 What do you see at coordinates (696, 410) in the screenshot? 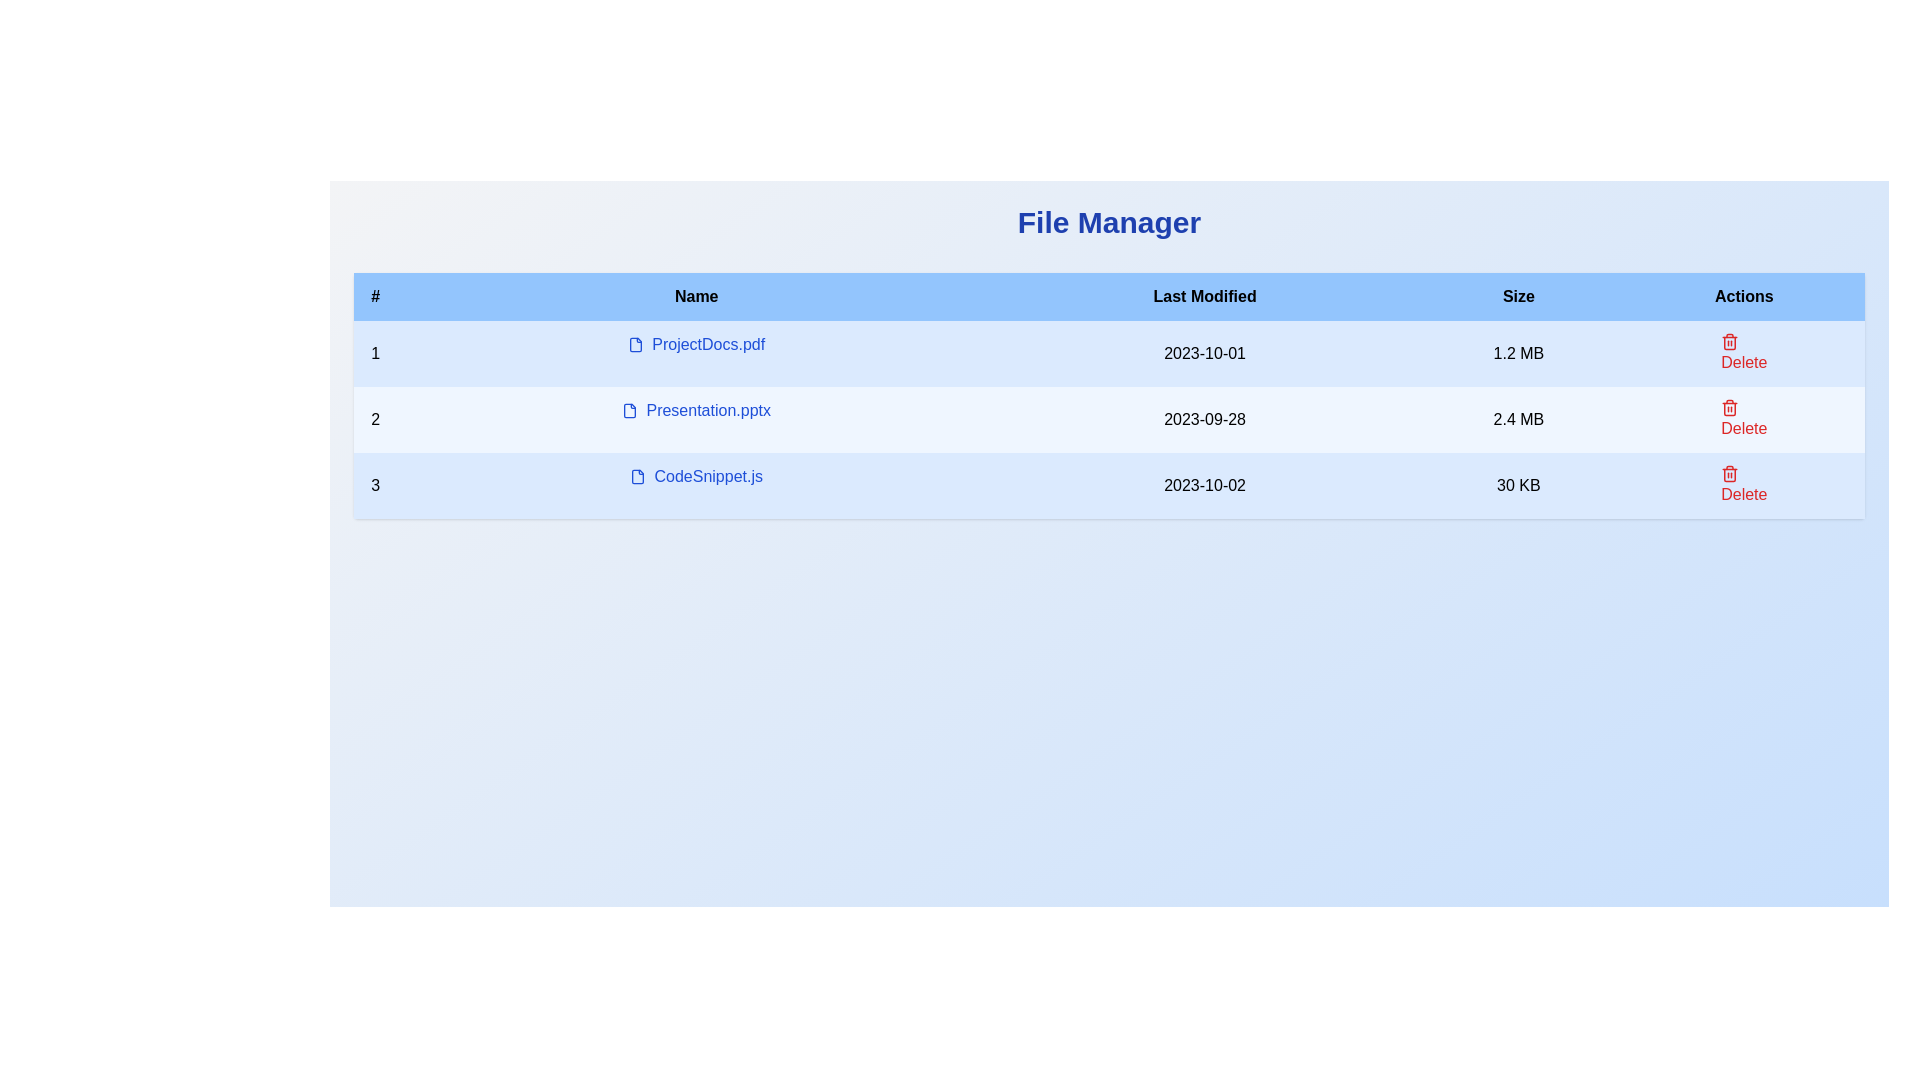
I see `the text element displaying 'Presentation.pptx'` at bounding box center [696, 410].